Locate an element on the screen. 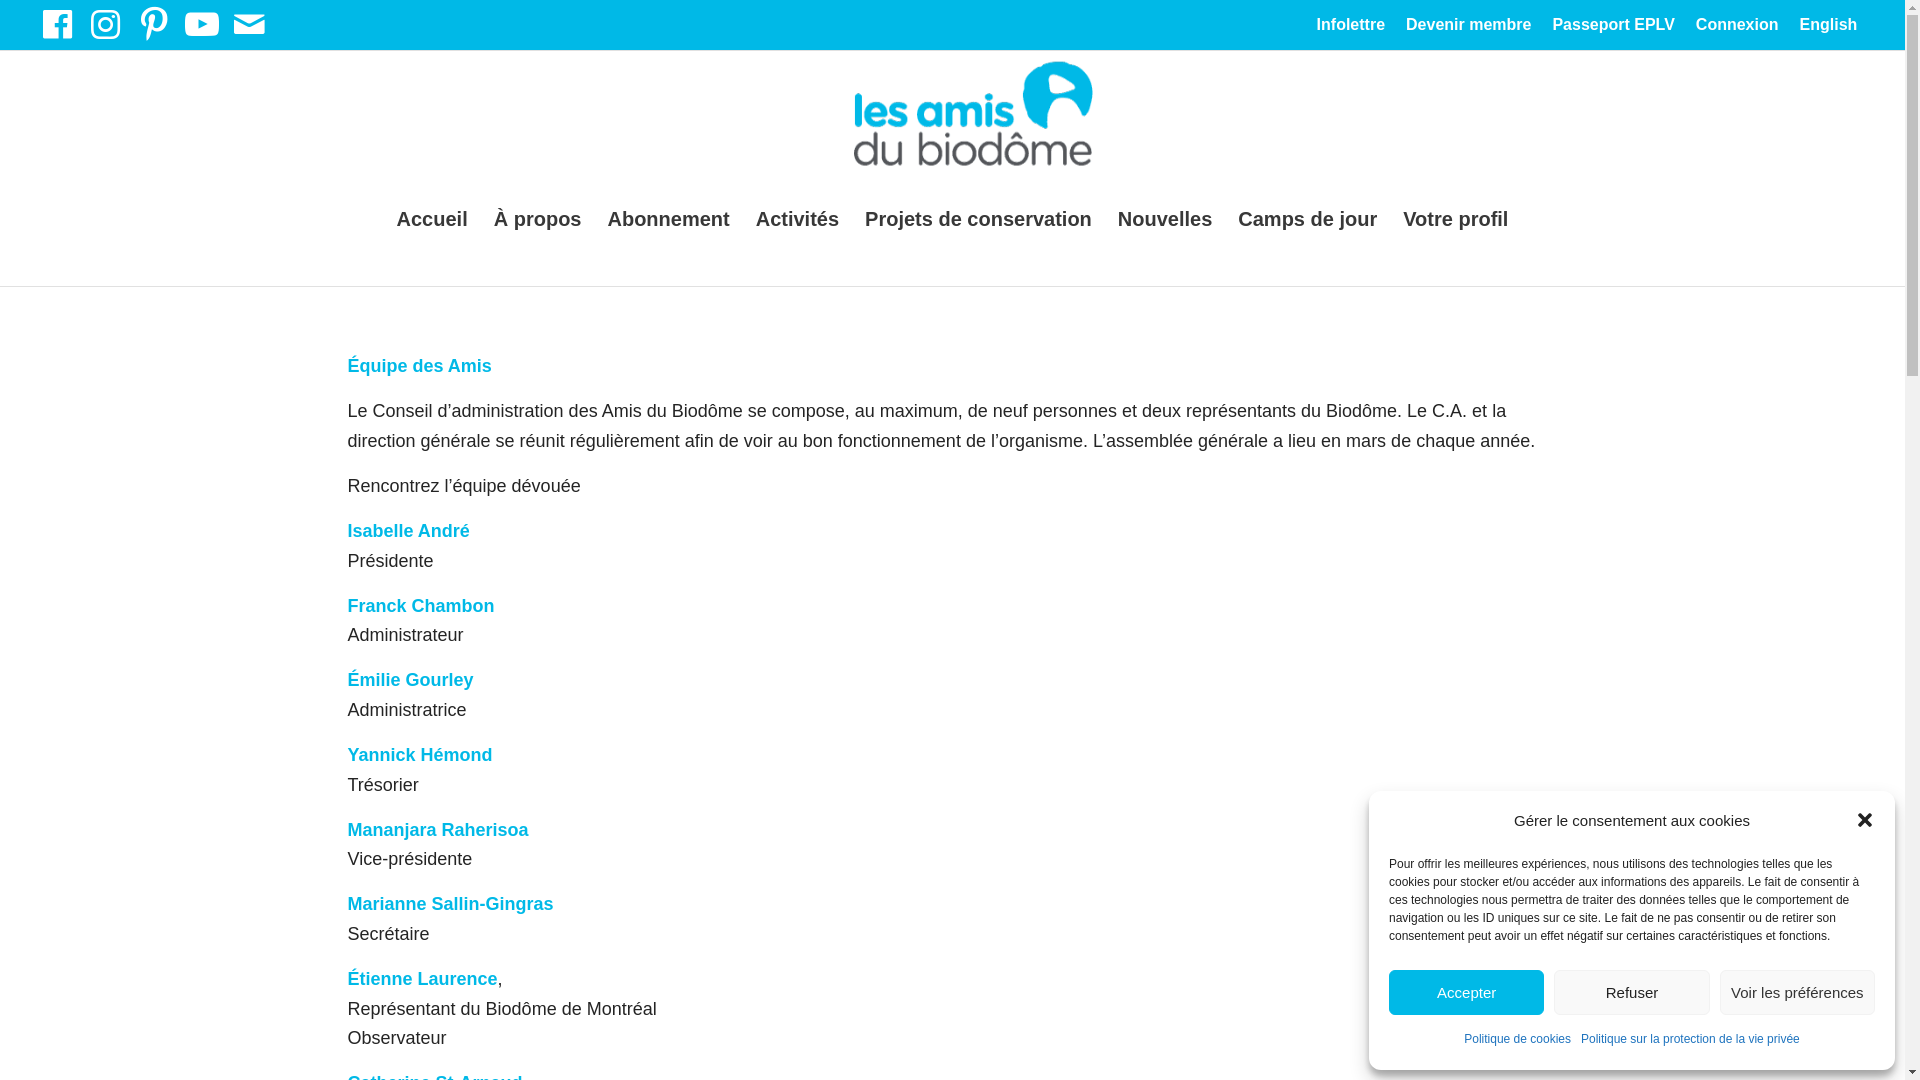 The height and width of the screenshot is (1080, 1920). 'Projets de conservation' is located at coordinates (978, 219).